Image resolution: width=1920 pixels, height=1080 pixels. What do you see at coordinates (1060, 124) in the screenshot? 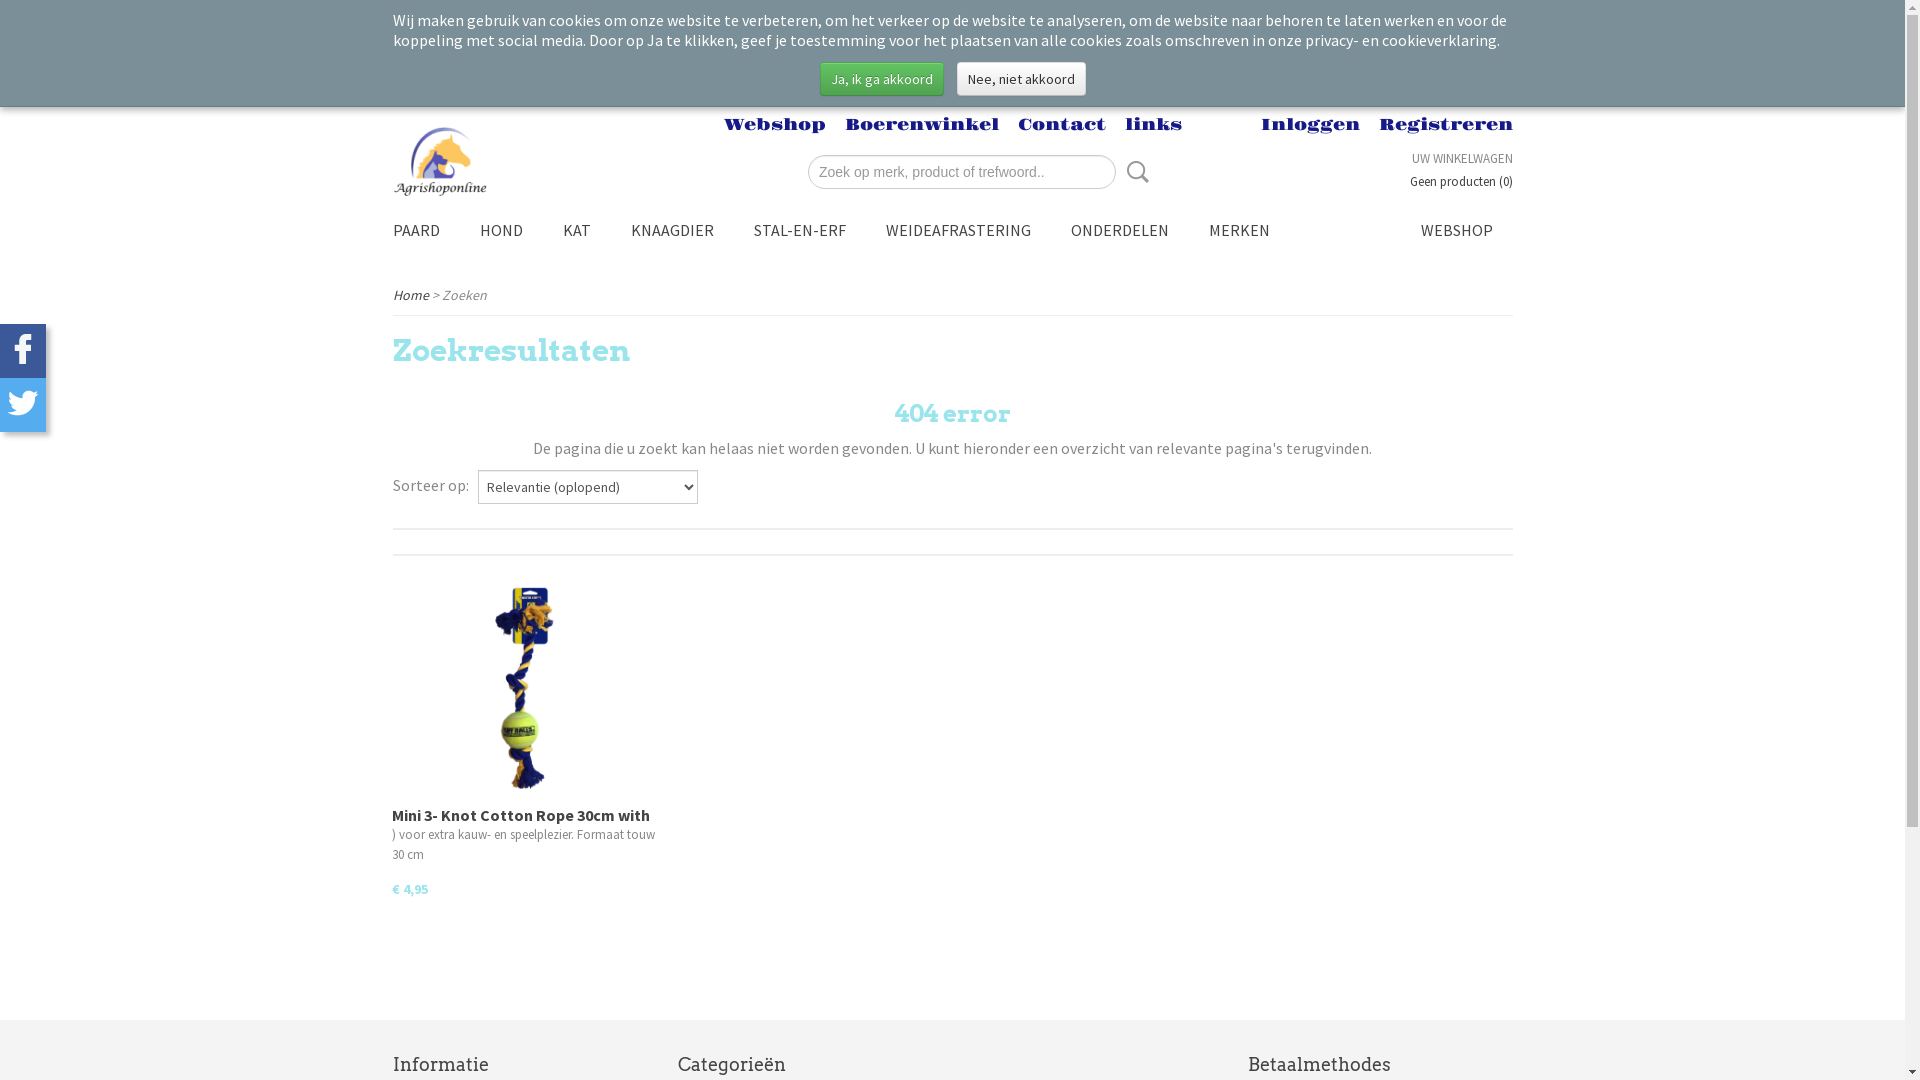
I see `'Contact'` at bounding box center [1060, 124].